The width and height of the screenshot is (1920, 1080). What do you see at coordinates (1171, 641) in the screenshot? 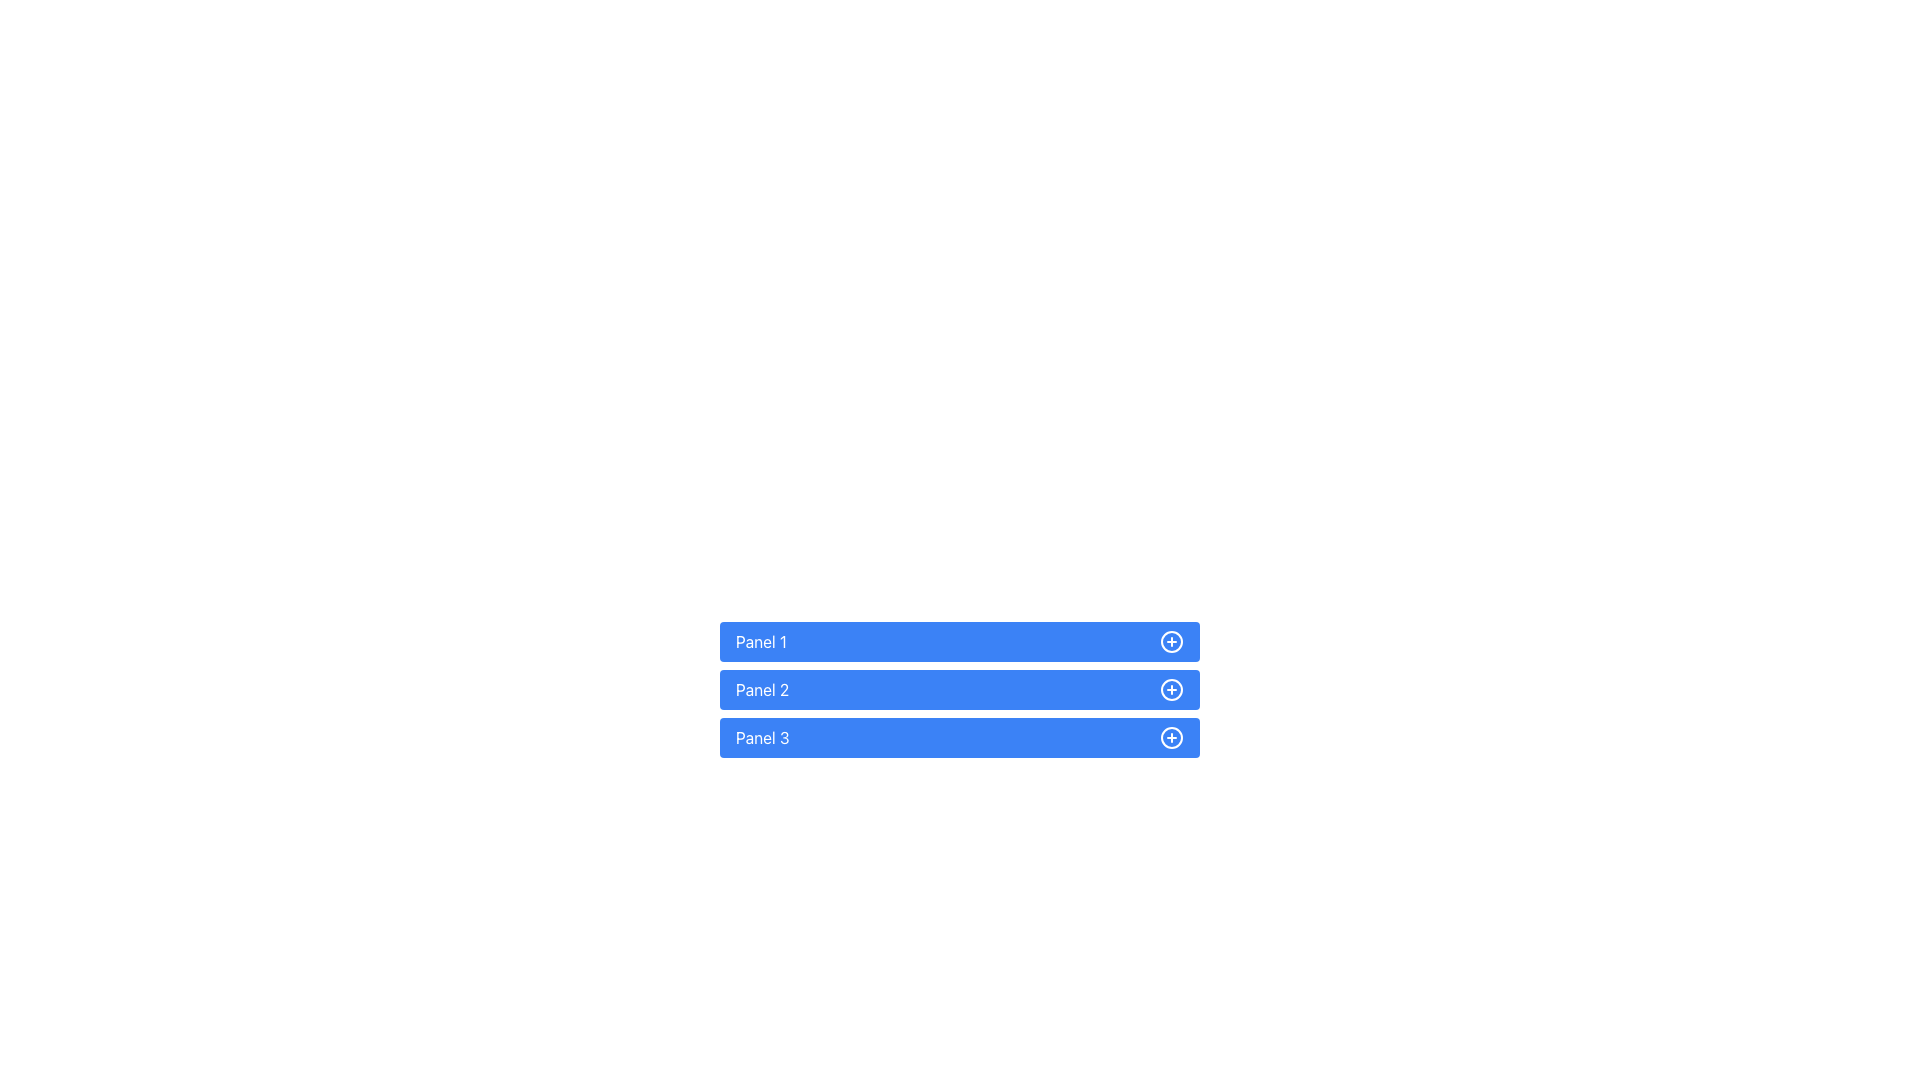
I see `the icon located at the far-right edge of 'Panel 1'` at bounding box center [1171, 641].